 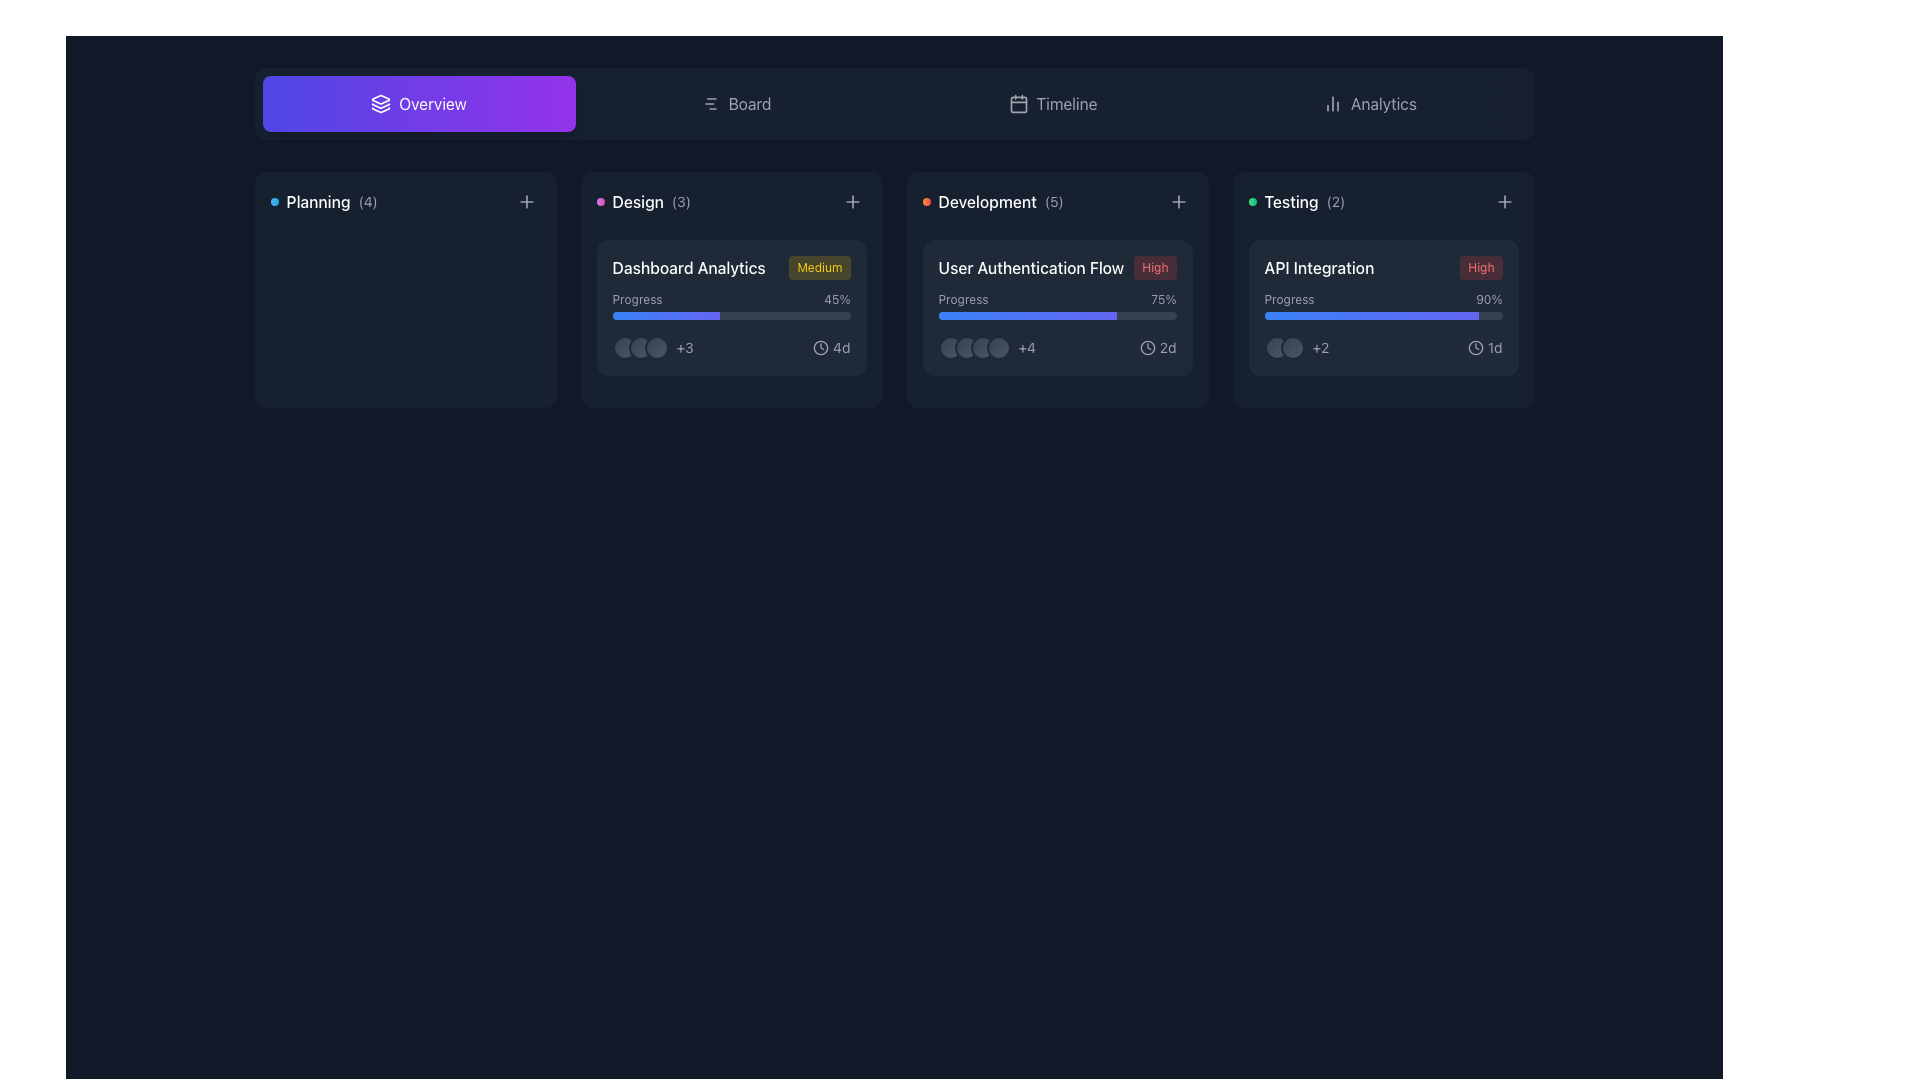 What do you see at coordinates (1275, 346) in the screenshot?
I see `the graphical avatar located in the bottom-left area of the 'API Integration' card under the 'Testing' column, which serves as a visual representation of a participating user or process` at bounding box center [1275, 346].